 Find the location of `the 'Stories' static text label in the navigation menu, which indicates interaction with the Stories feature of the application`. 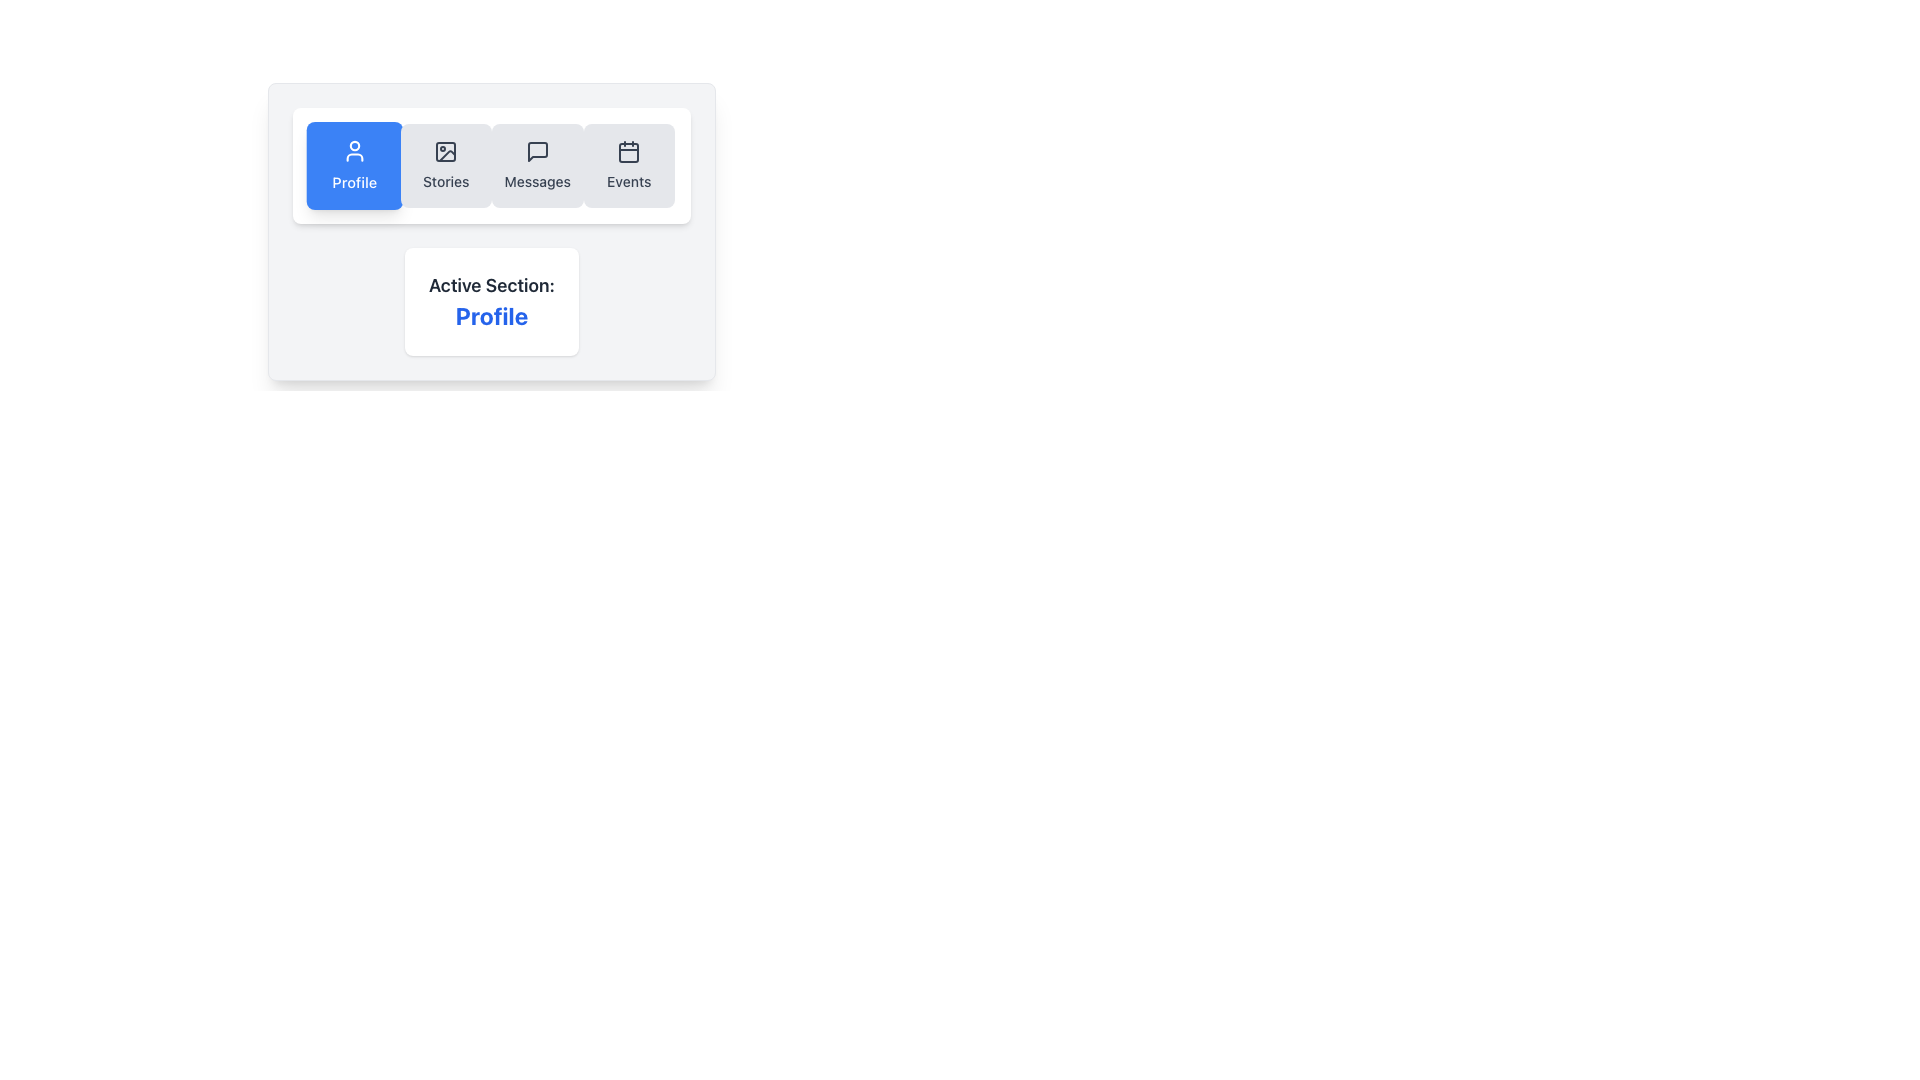

the 'Stories' static text label in the navigation menu, which indicates interaction with the Stories feature of the application is located at coordinates (445, 181).